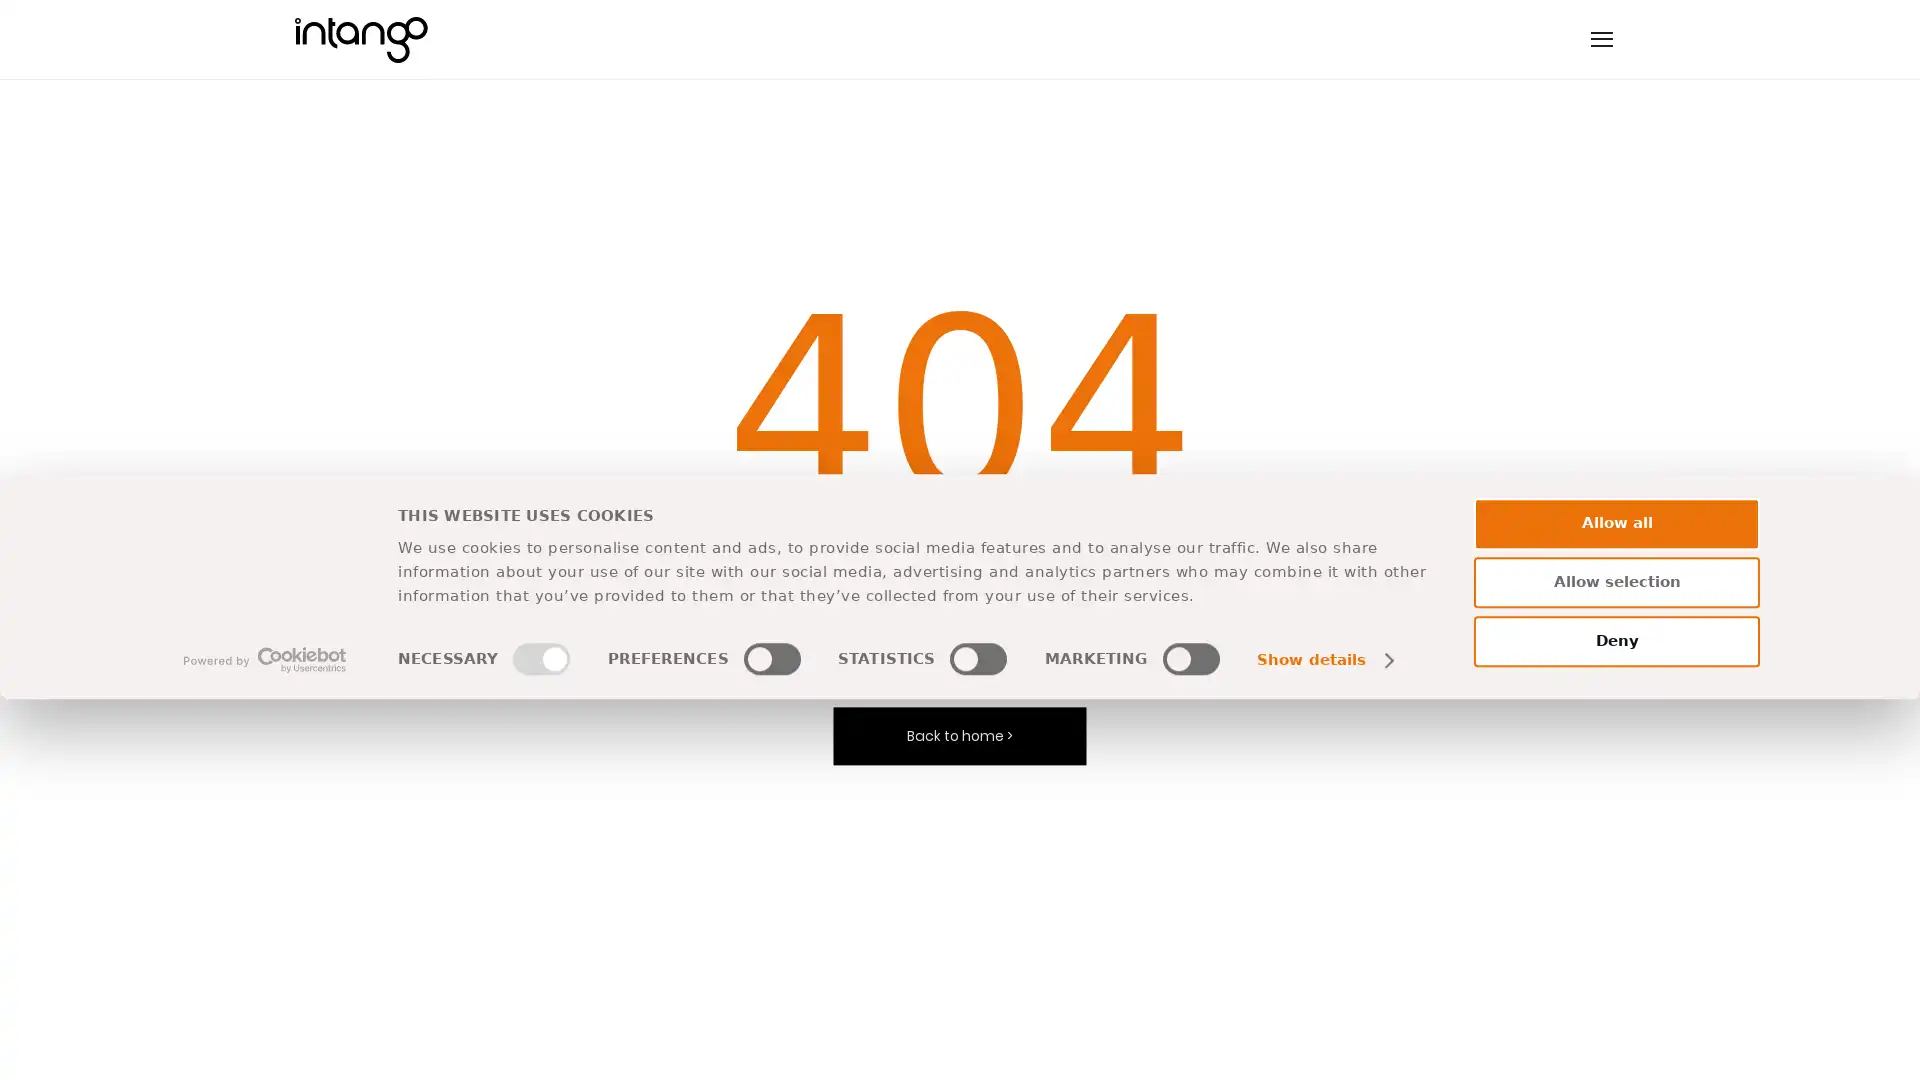 Image resolution: width=1920 pixels, height=1080 pixels. I want to click on Allow all, so click(1617, 904).